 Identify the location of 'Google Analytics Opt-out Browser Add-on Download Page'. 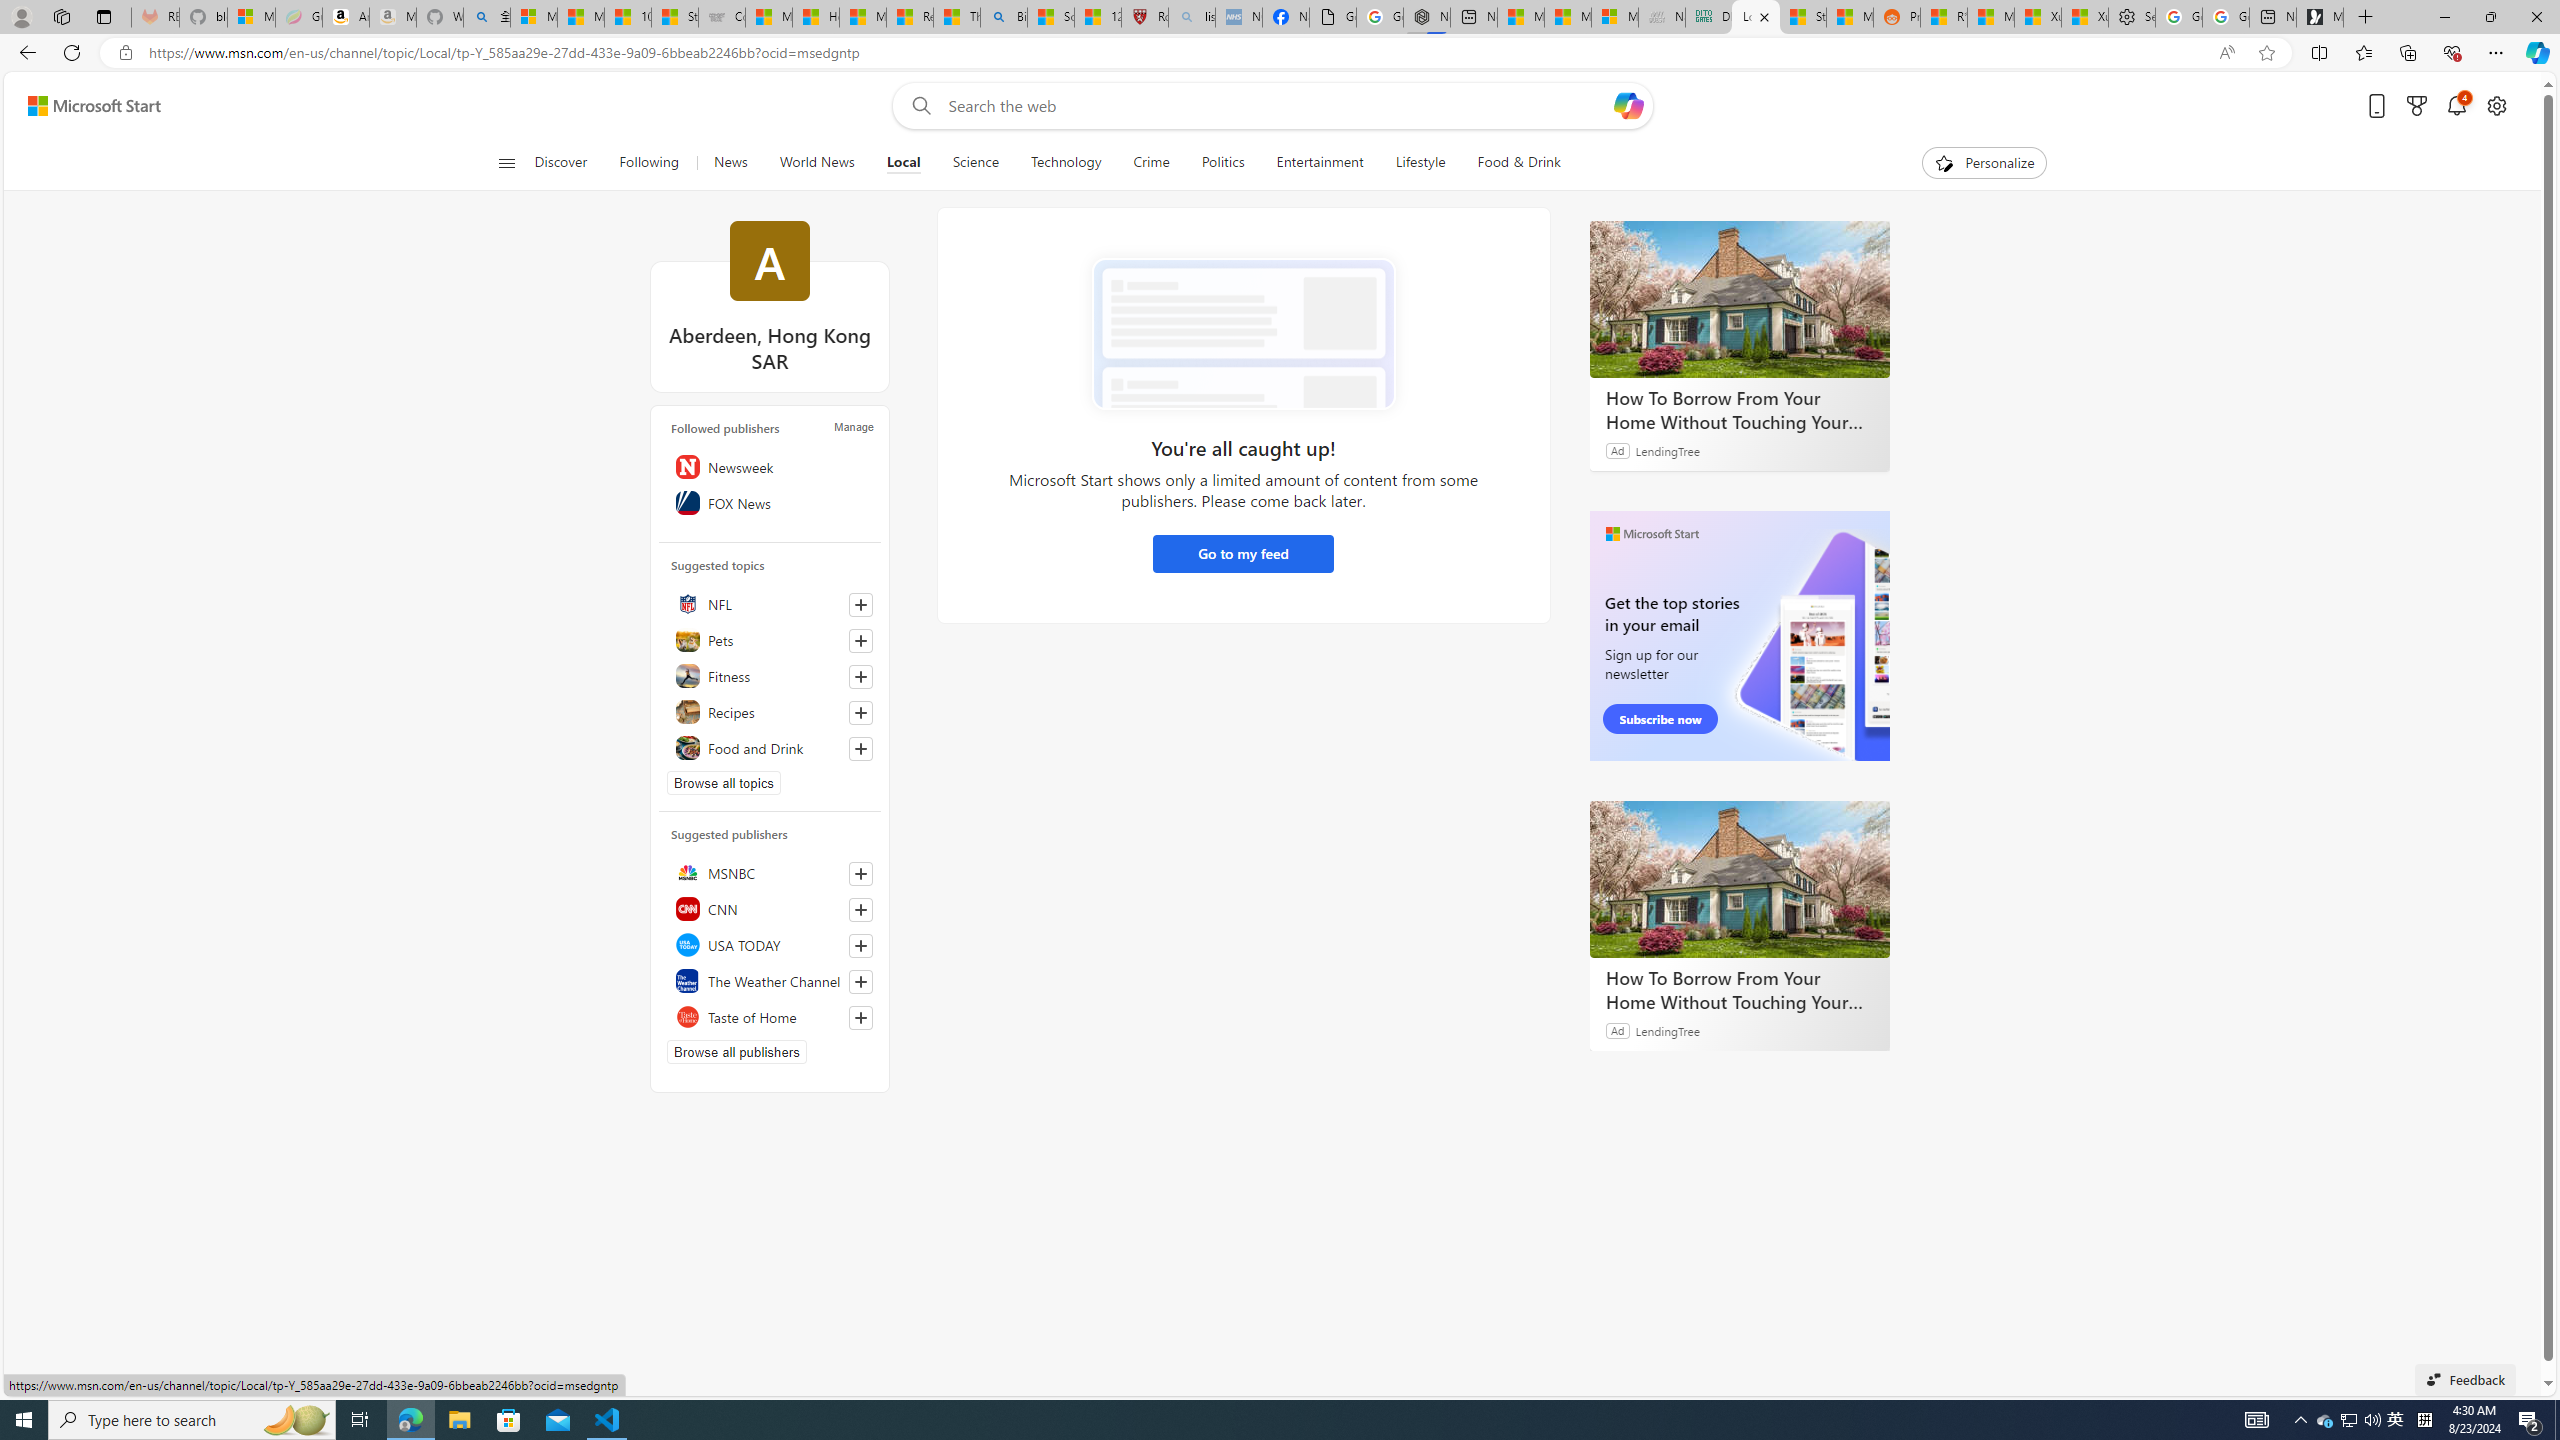
(1332, 16).